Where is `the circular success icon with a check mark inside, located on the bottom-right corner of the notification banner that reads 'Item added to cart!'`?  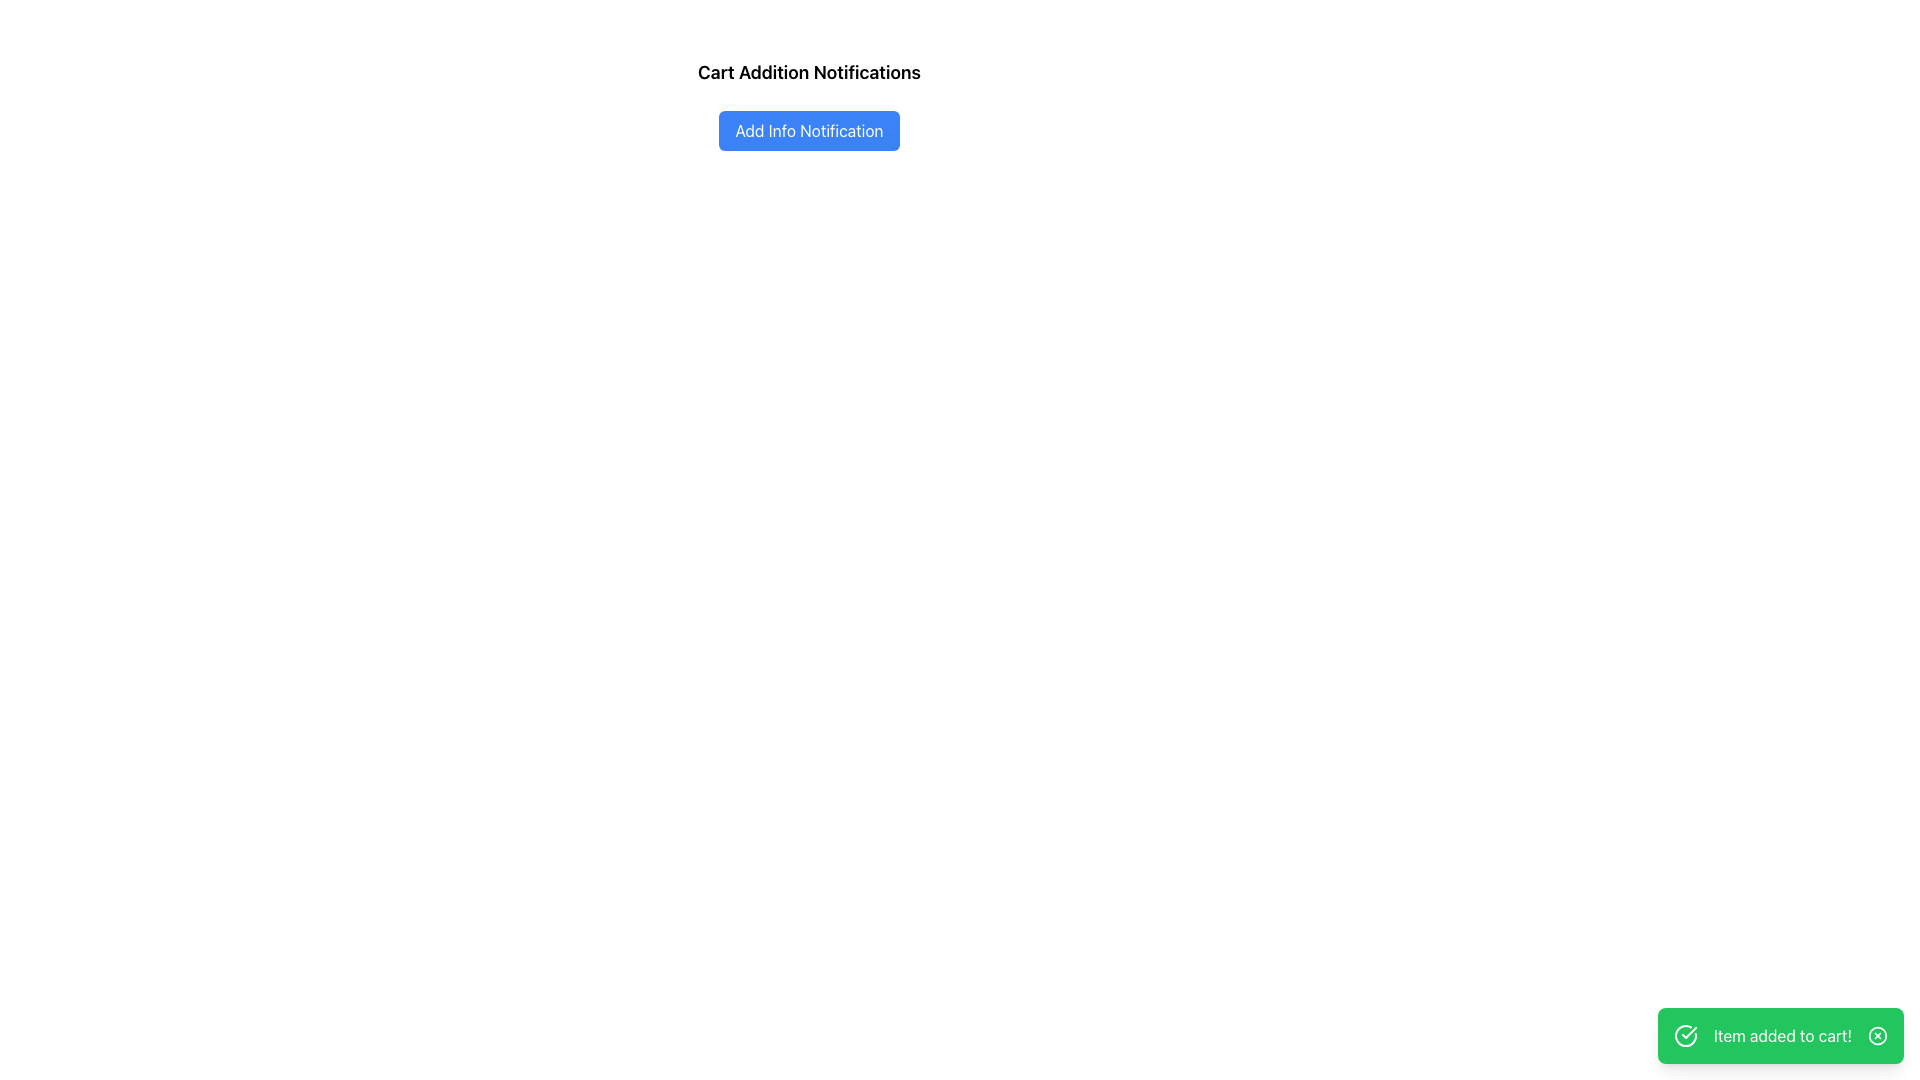 the circular success icon with a check mark inside, located on the bottom-right corner of the notification banner that reads 'Item added to cart!' is located at coordinates (1684, 1035).